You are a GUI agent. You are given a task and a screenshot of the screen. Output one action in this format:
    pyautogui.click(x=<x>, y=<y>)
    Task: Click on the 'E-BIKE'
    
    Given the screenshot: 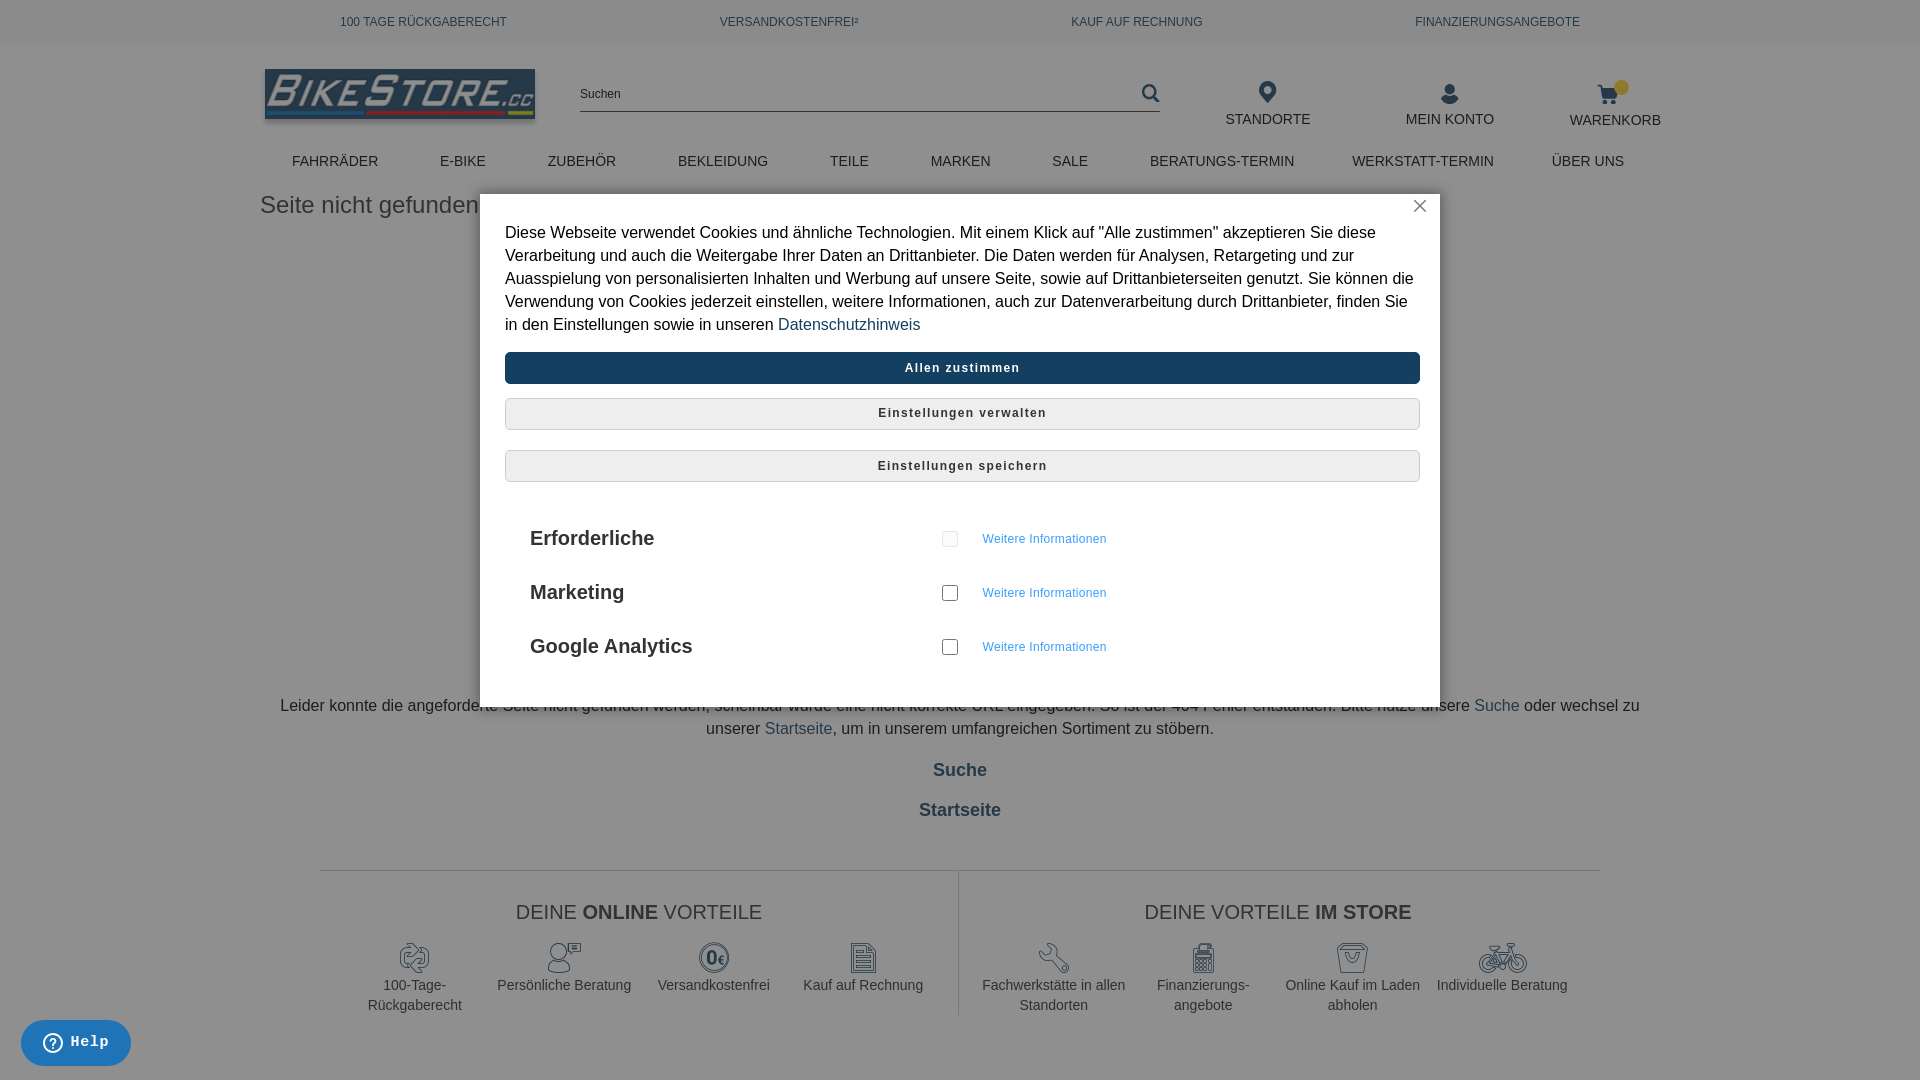 What is the action you would take?
    pyautogui.click(x=464, y=161)
    